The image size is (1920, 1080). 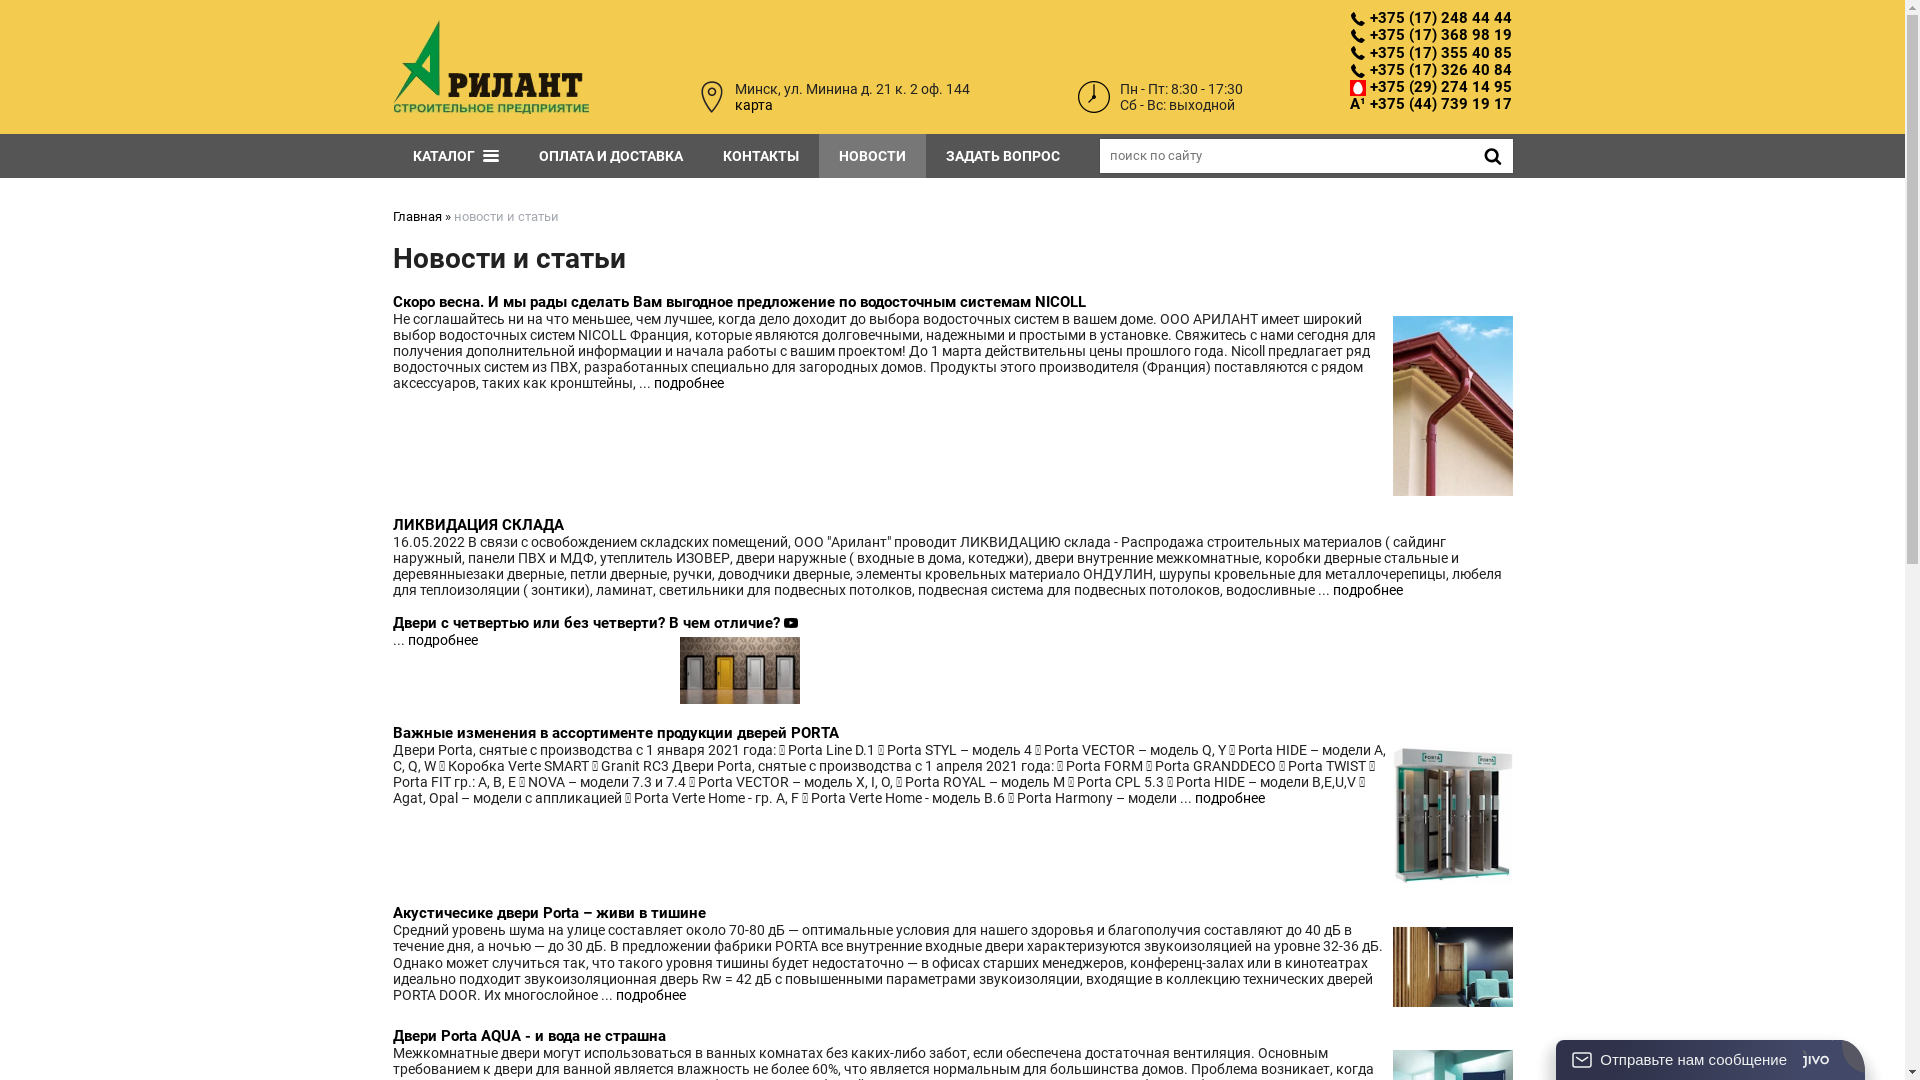 I want to click on '+375 (17) 368 98 19', so click(x=1349, y=35).